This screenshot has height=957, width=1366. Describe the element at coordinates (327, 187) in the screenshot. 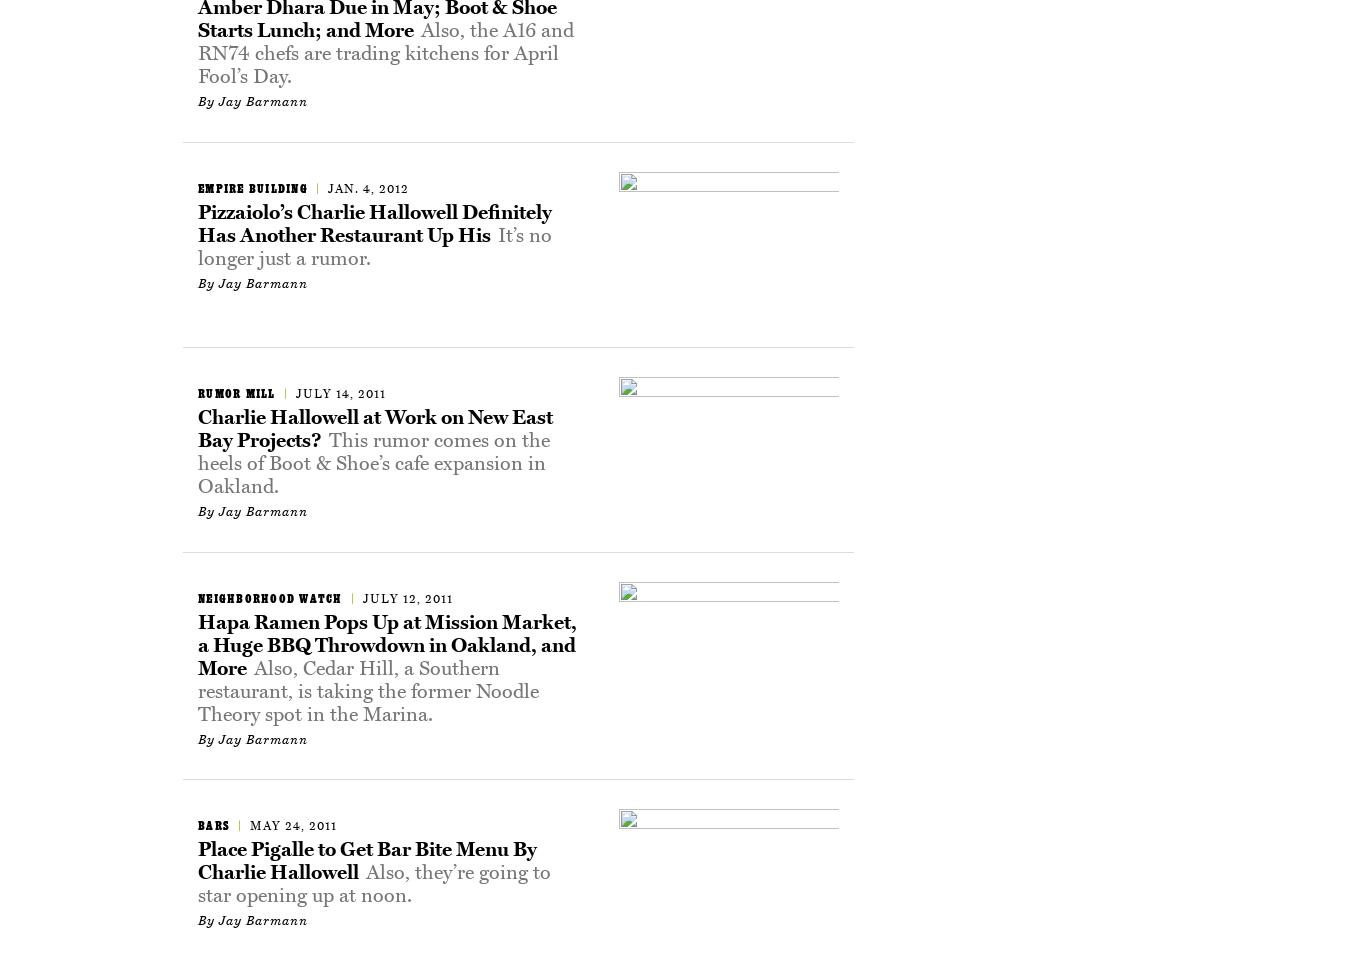

I see `'Jan. 4, 2012'` at that location.